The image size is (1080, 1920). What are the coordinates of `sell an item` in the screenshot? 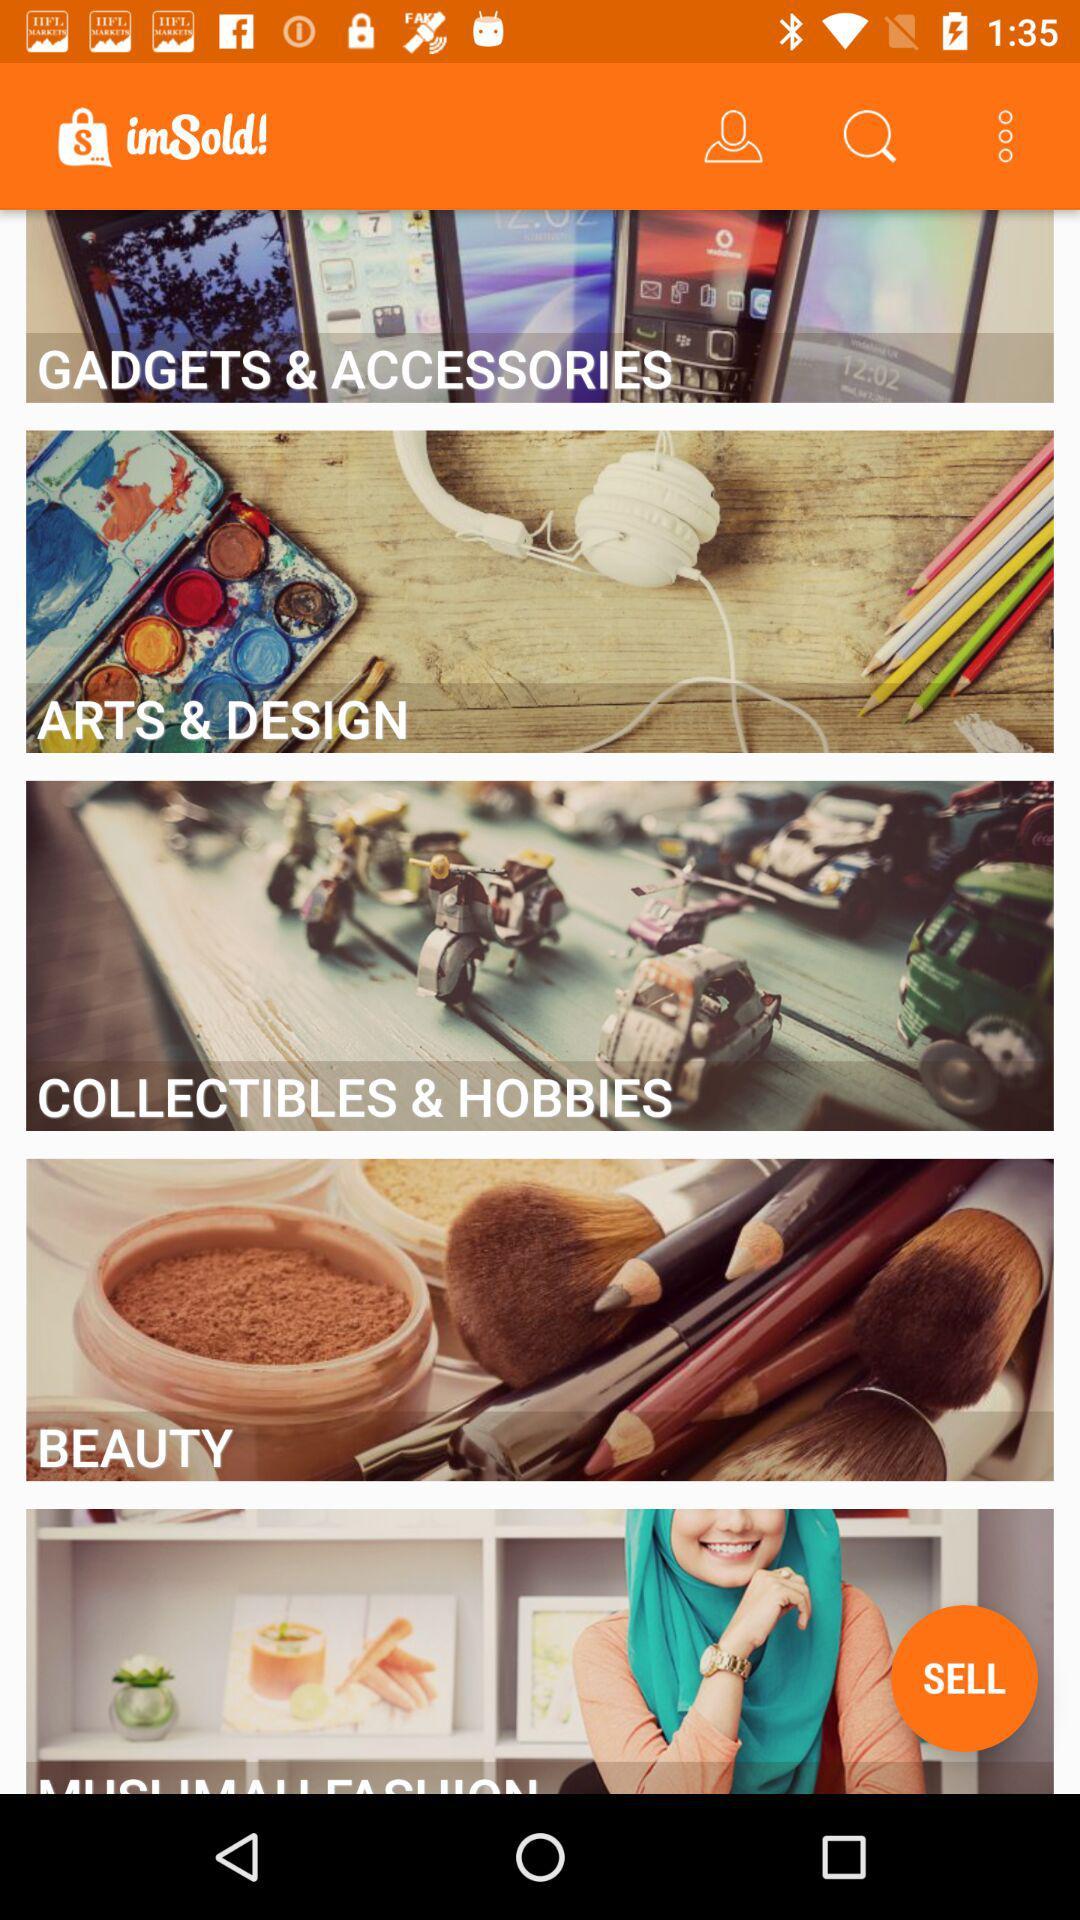 It's located at (963, 1678).